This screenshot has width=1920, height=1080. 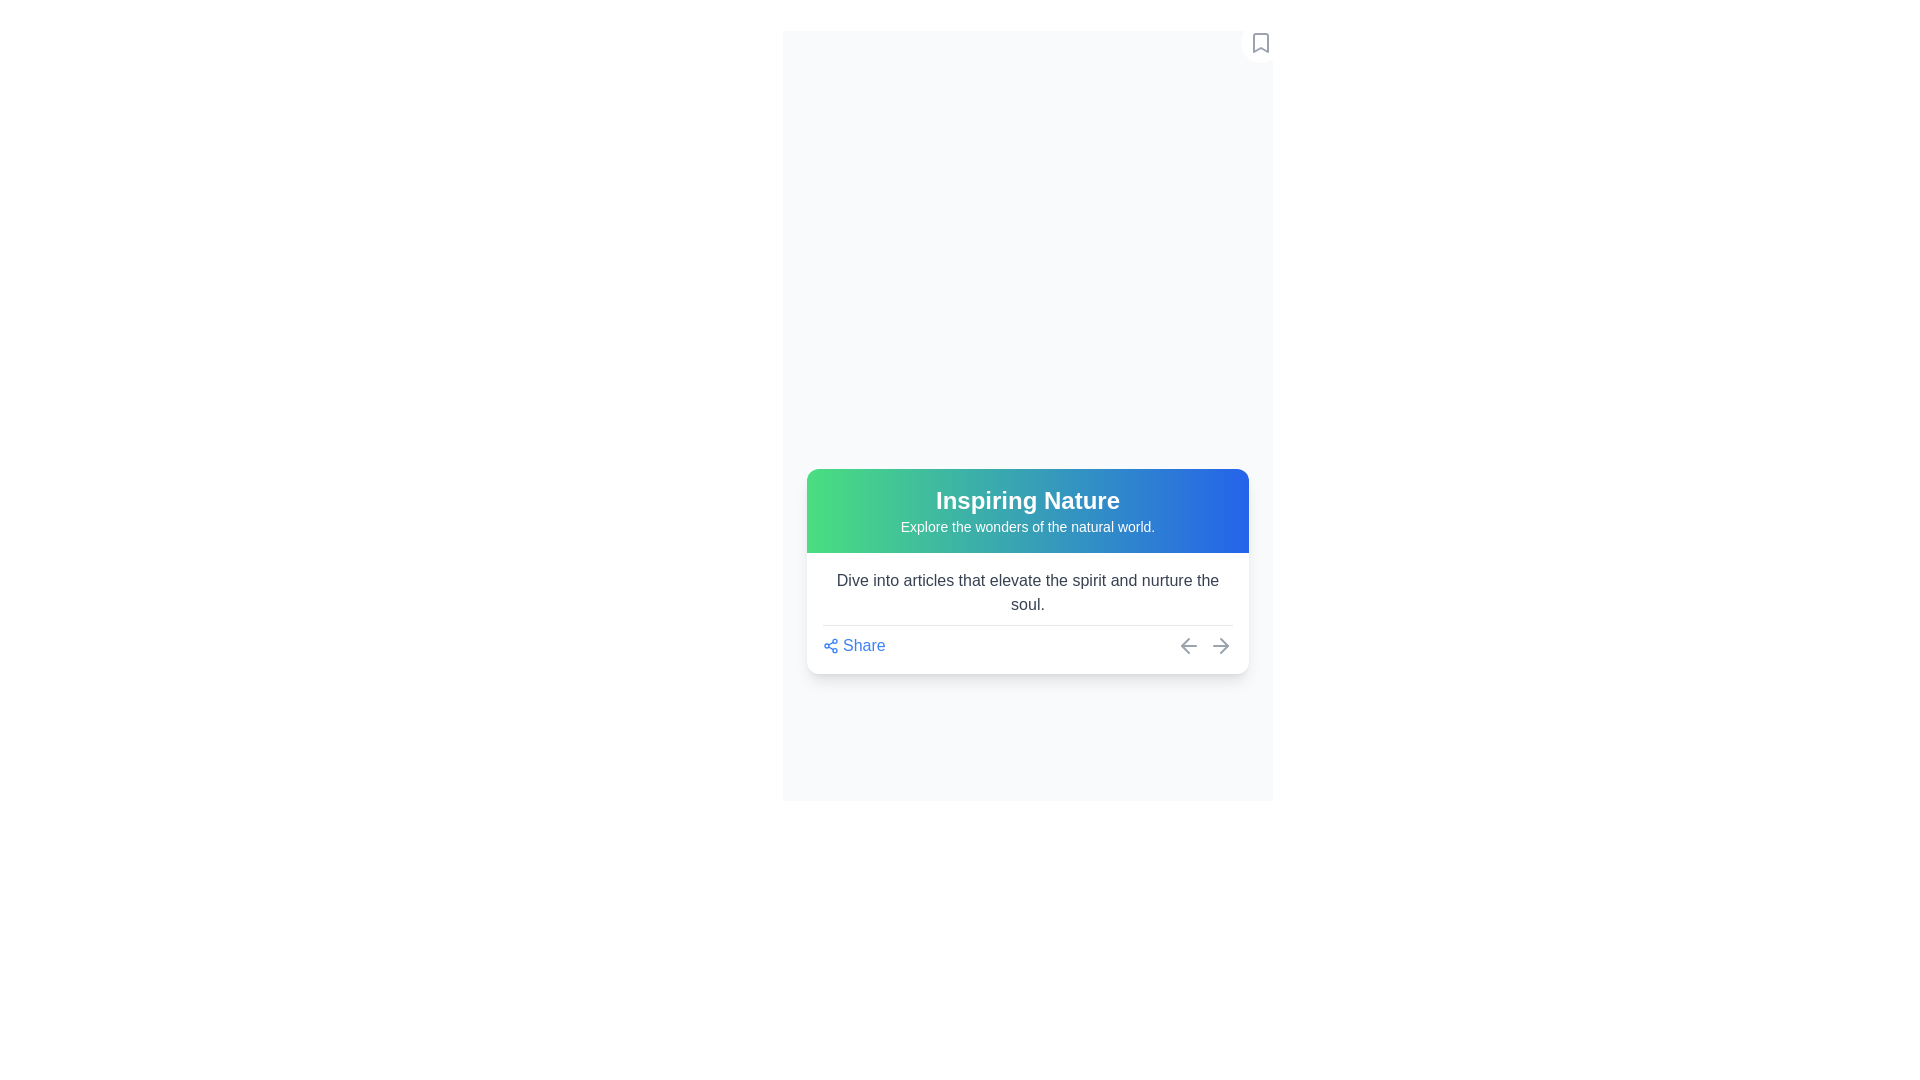 I want to click on the inspirational content text block that displays a descriptive message, located below the 'Inspiring Nature' header and above the interactive buttons, so click(x=1027, y=612).